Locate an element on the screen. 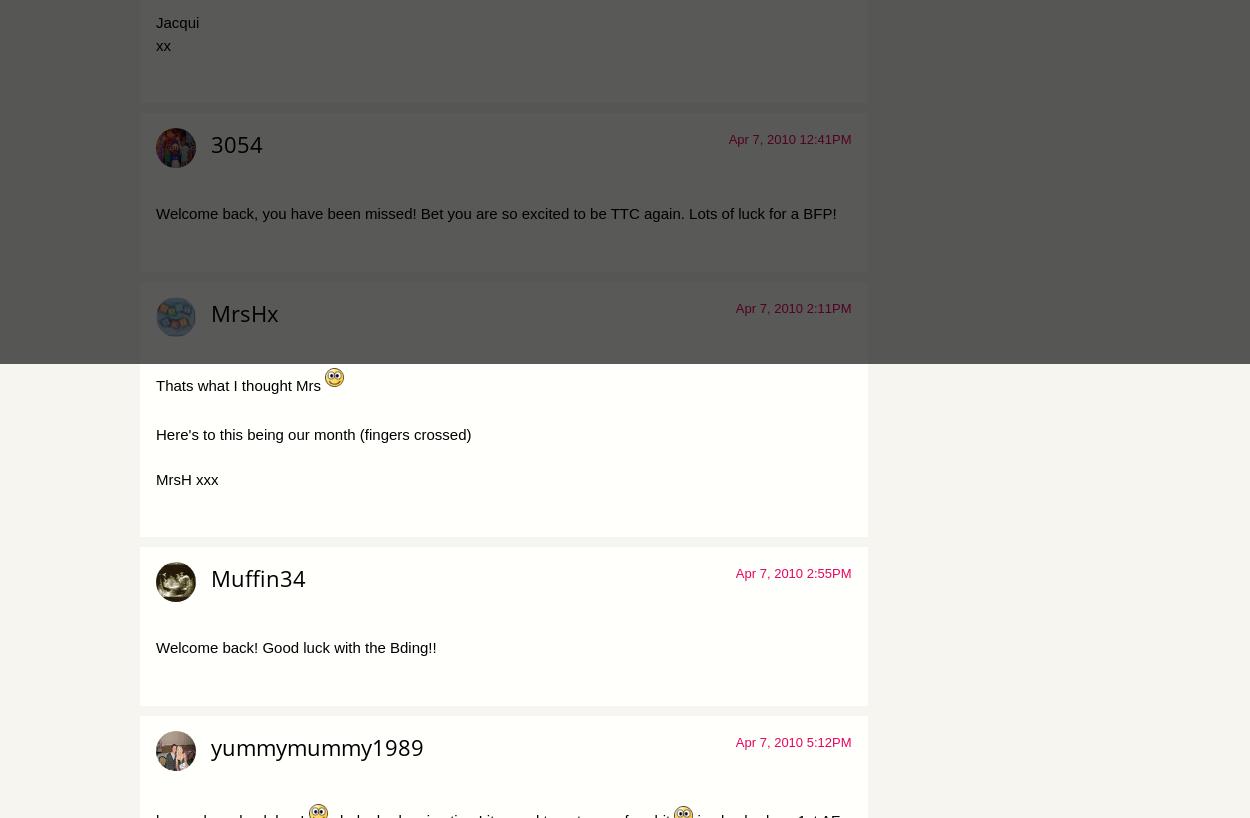 The height and width of the screenshot is (818, 1250). 'Welcome back, you have been missed! Bet you are so excited to be TTC again. Lots of luck for a BFP!' is located at coordinates (156, 213).